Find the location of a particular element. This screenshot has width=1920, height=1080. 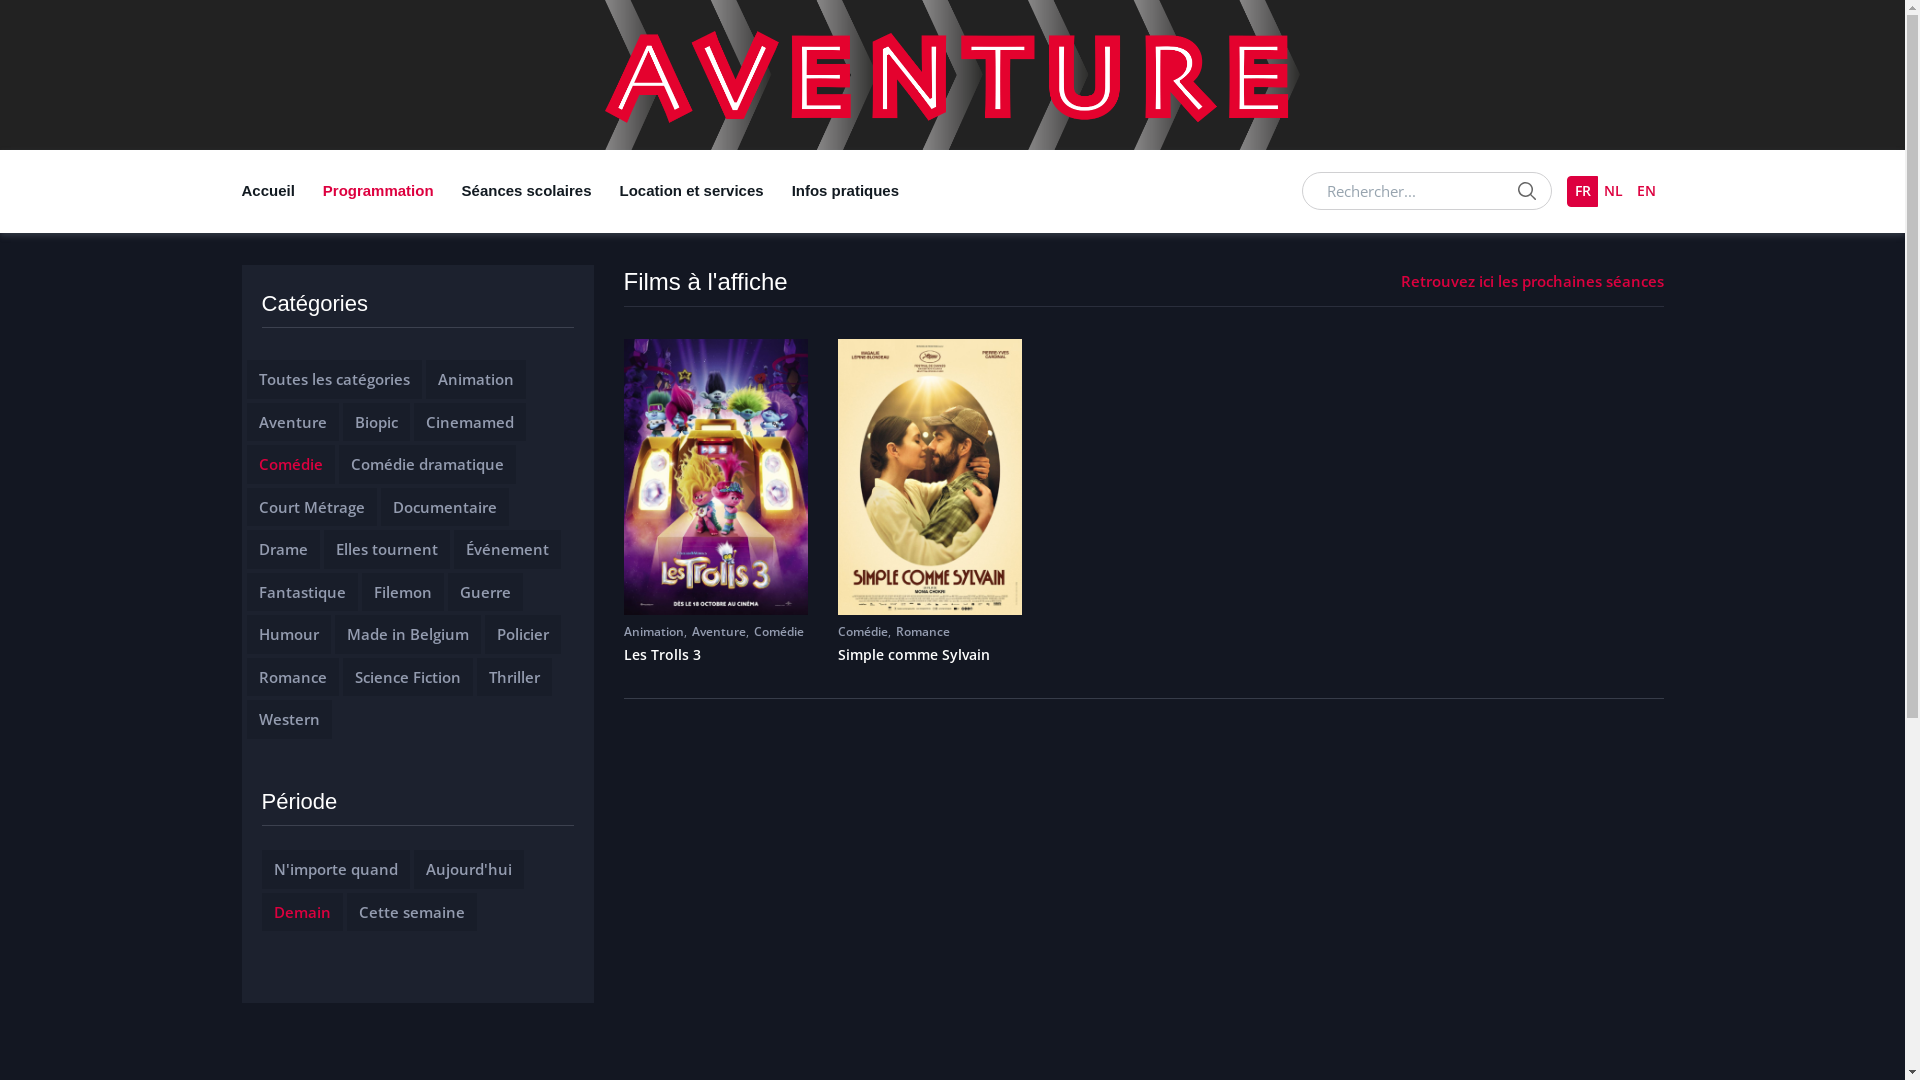

'Cinemamed' is located at coordinates (469, 420).